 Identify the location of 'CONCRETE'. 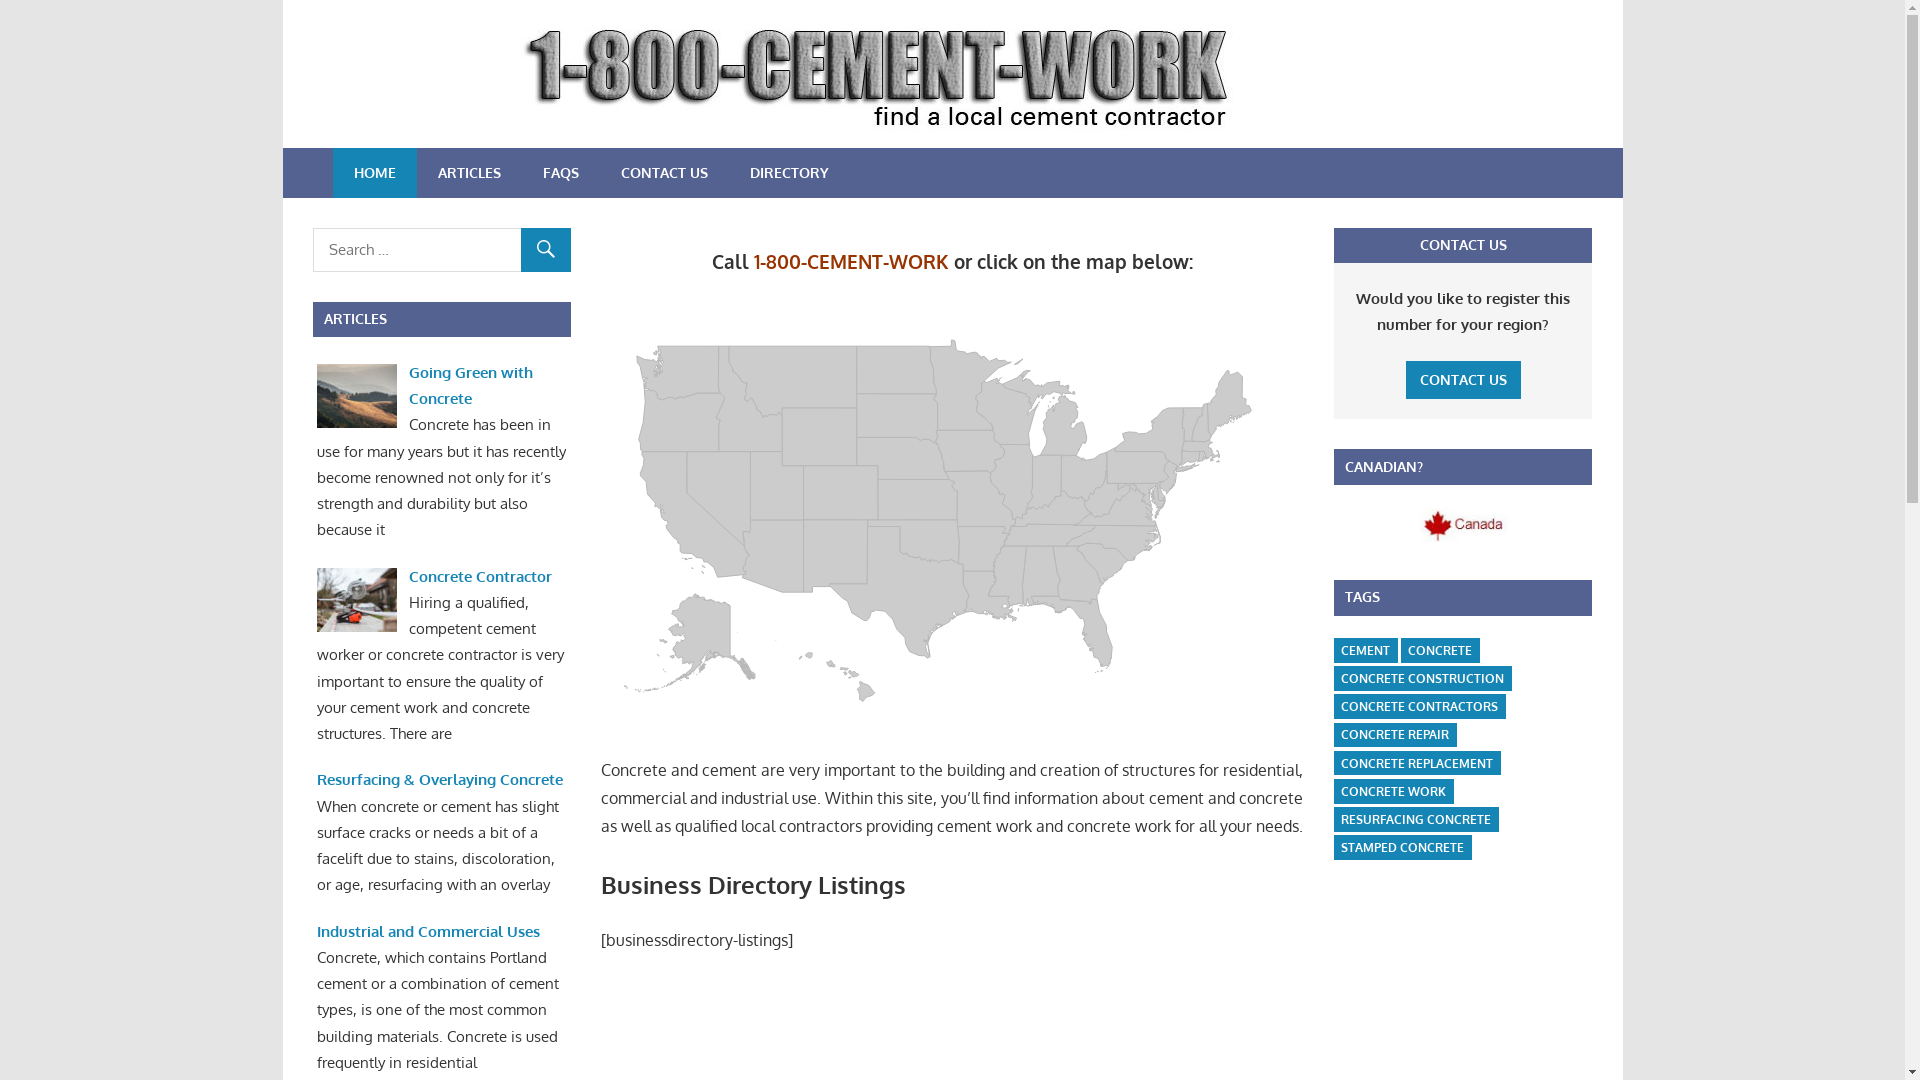
(1400, 650).